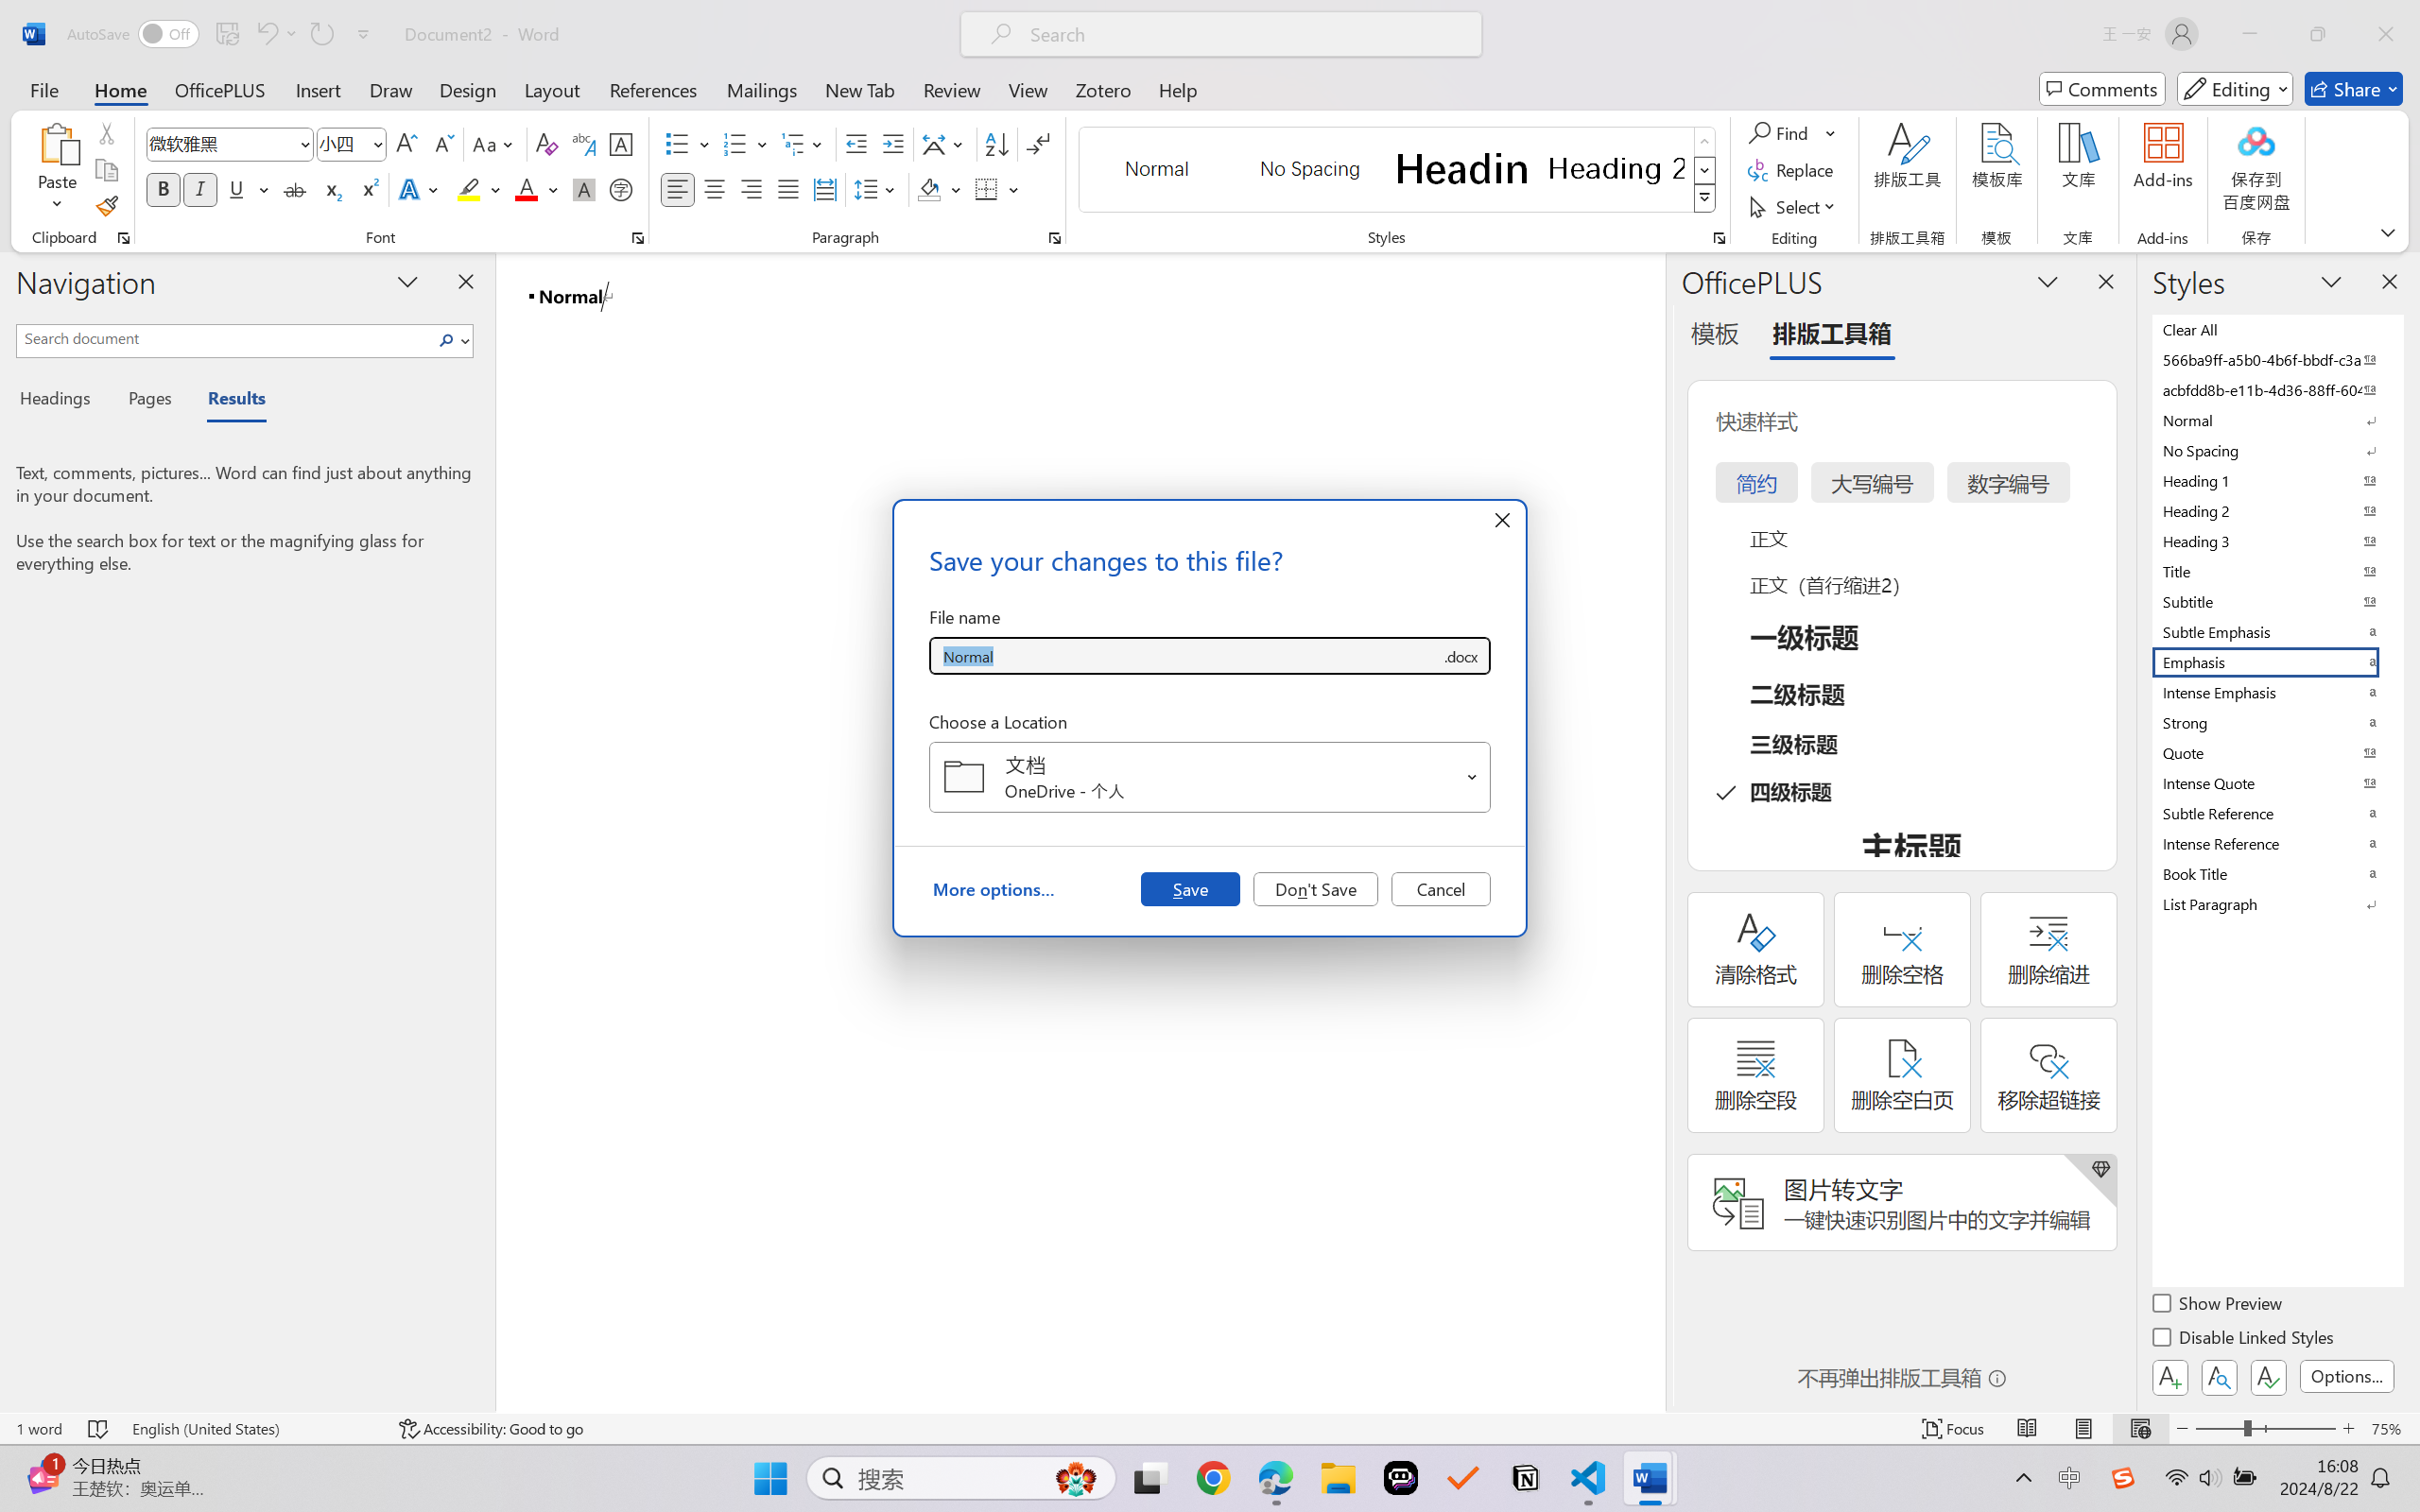  What do you see at coordinates (2139, 1428) in the screenshot?
I see `'Web Layout'` at bounding box center [2139, 1428].